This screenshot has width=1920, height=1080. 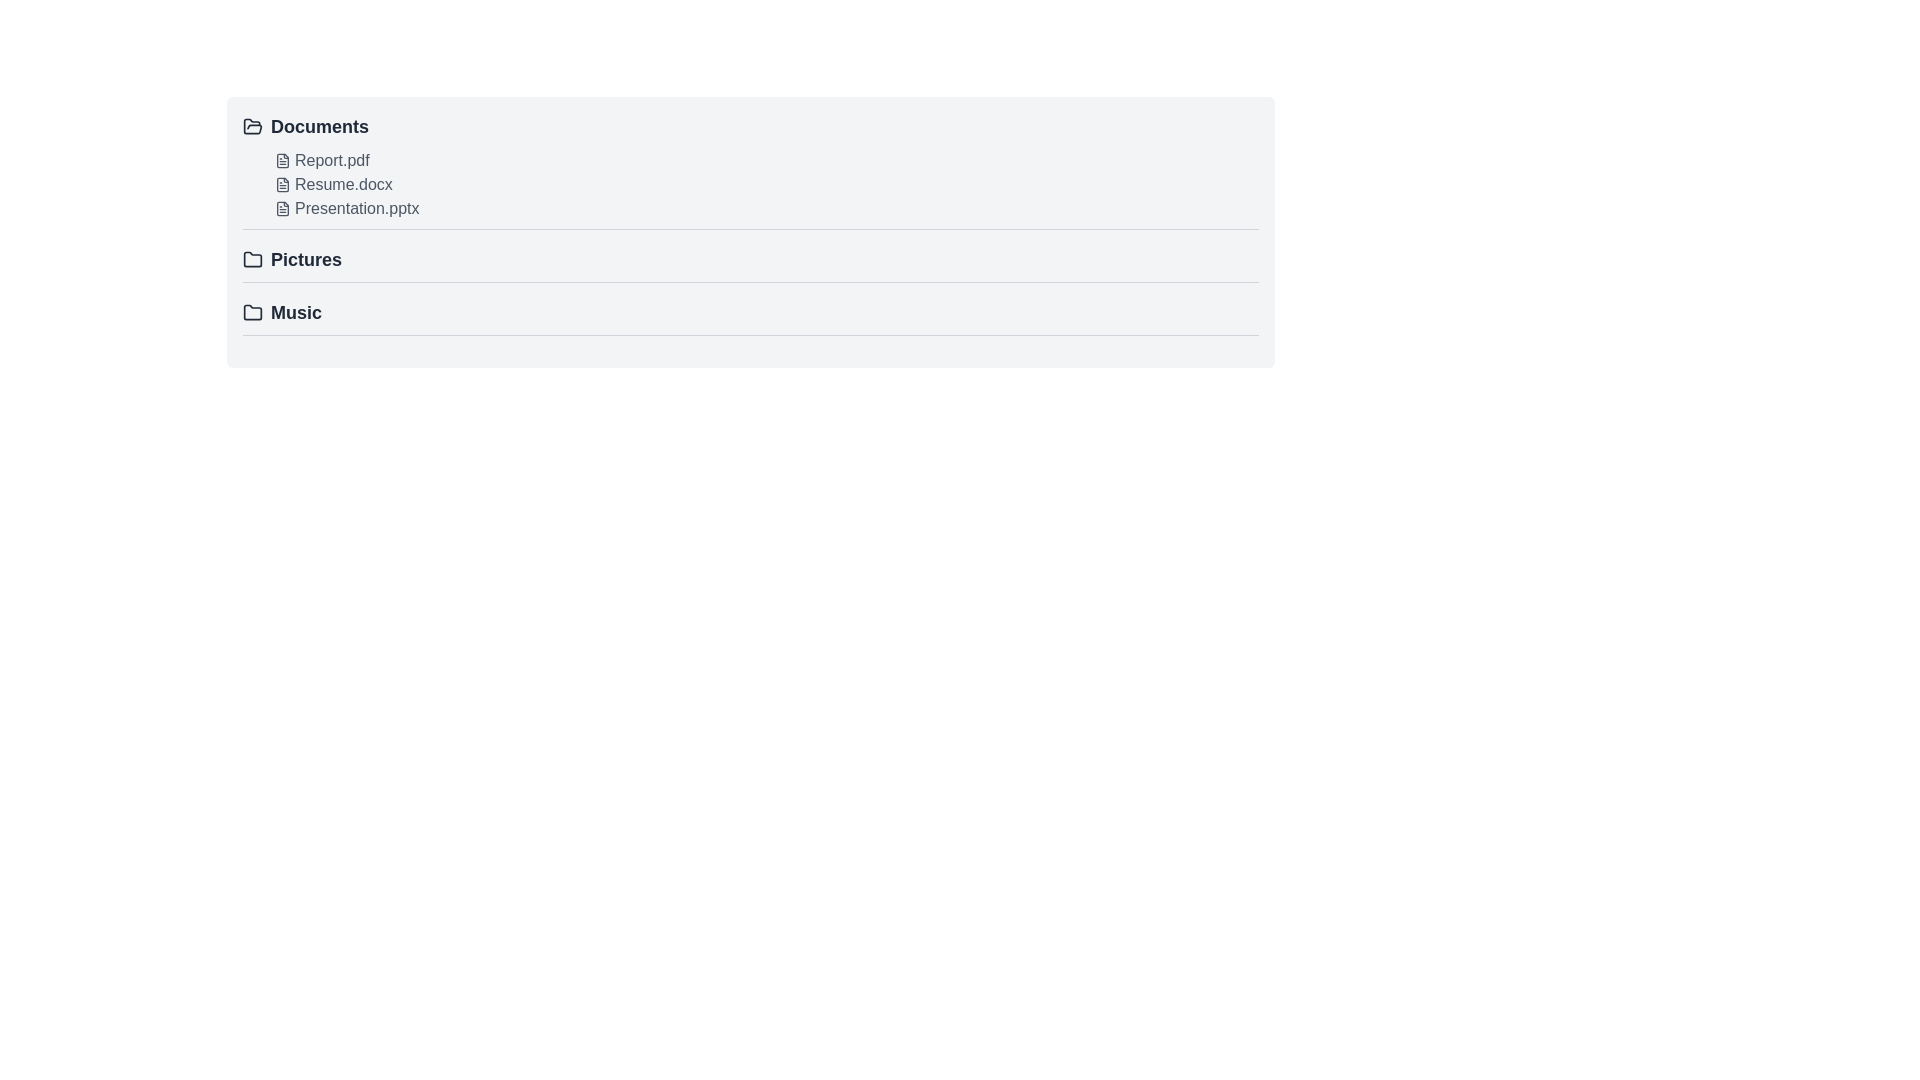 I want to click on the file icon representing 'Presentation.pptx', so click(x=282, y=208).